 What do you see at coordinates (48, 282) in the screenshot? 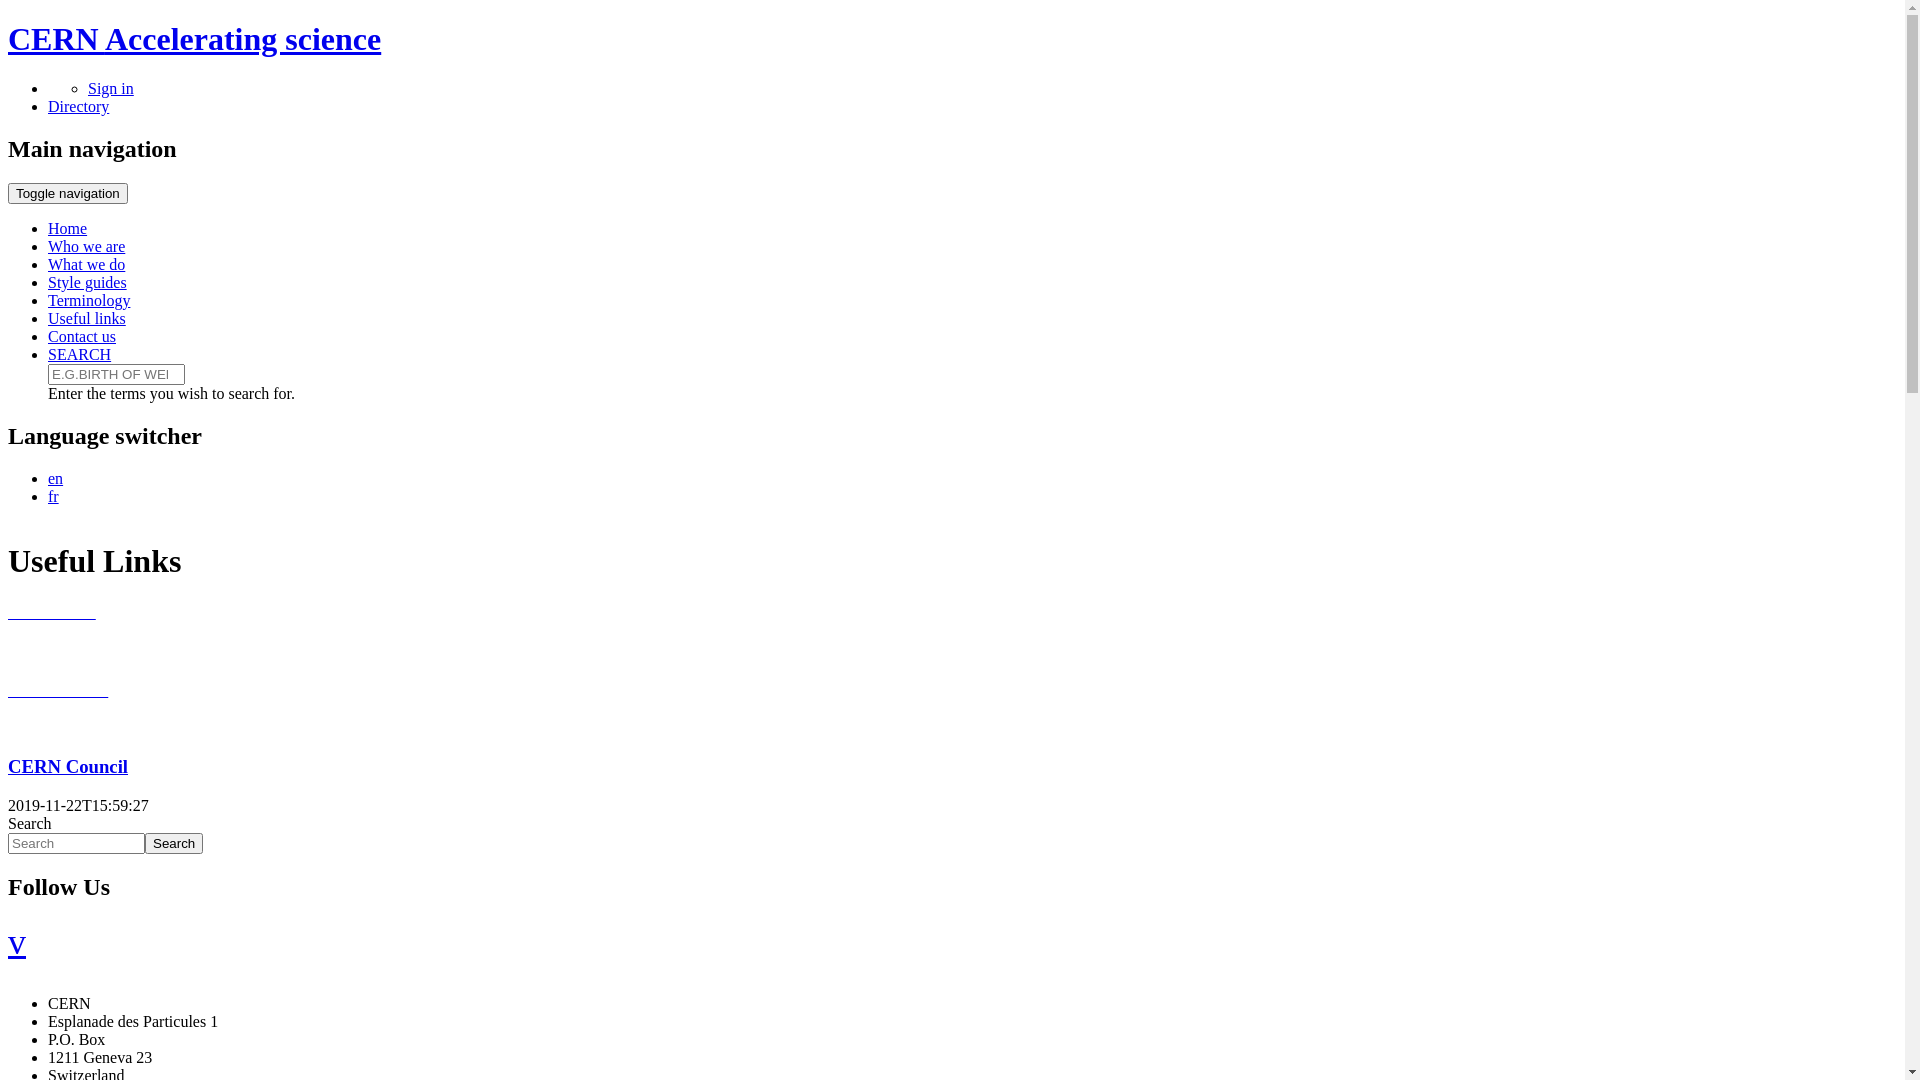
I see `'Style guides'` at bounding box center [48, 282].